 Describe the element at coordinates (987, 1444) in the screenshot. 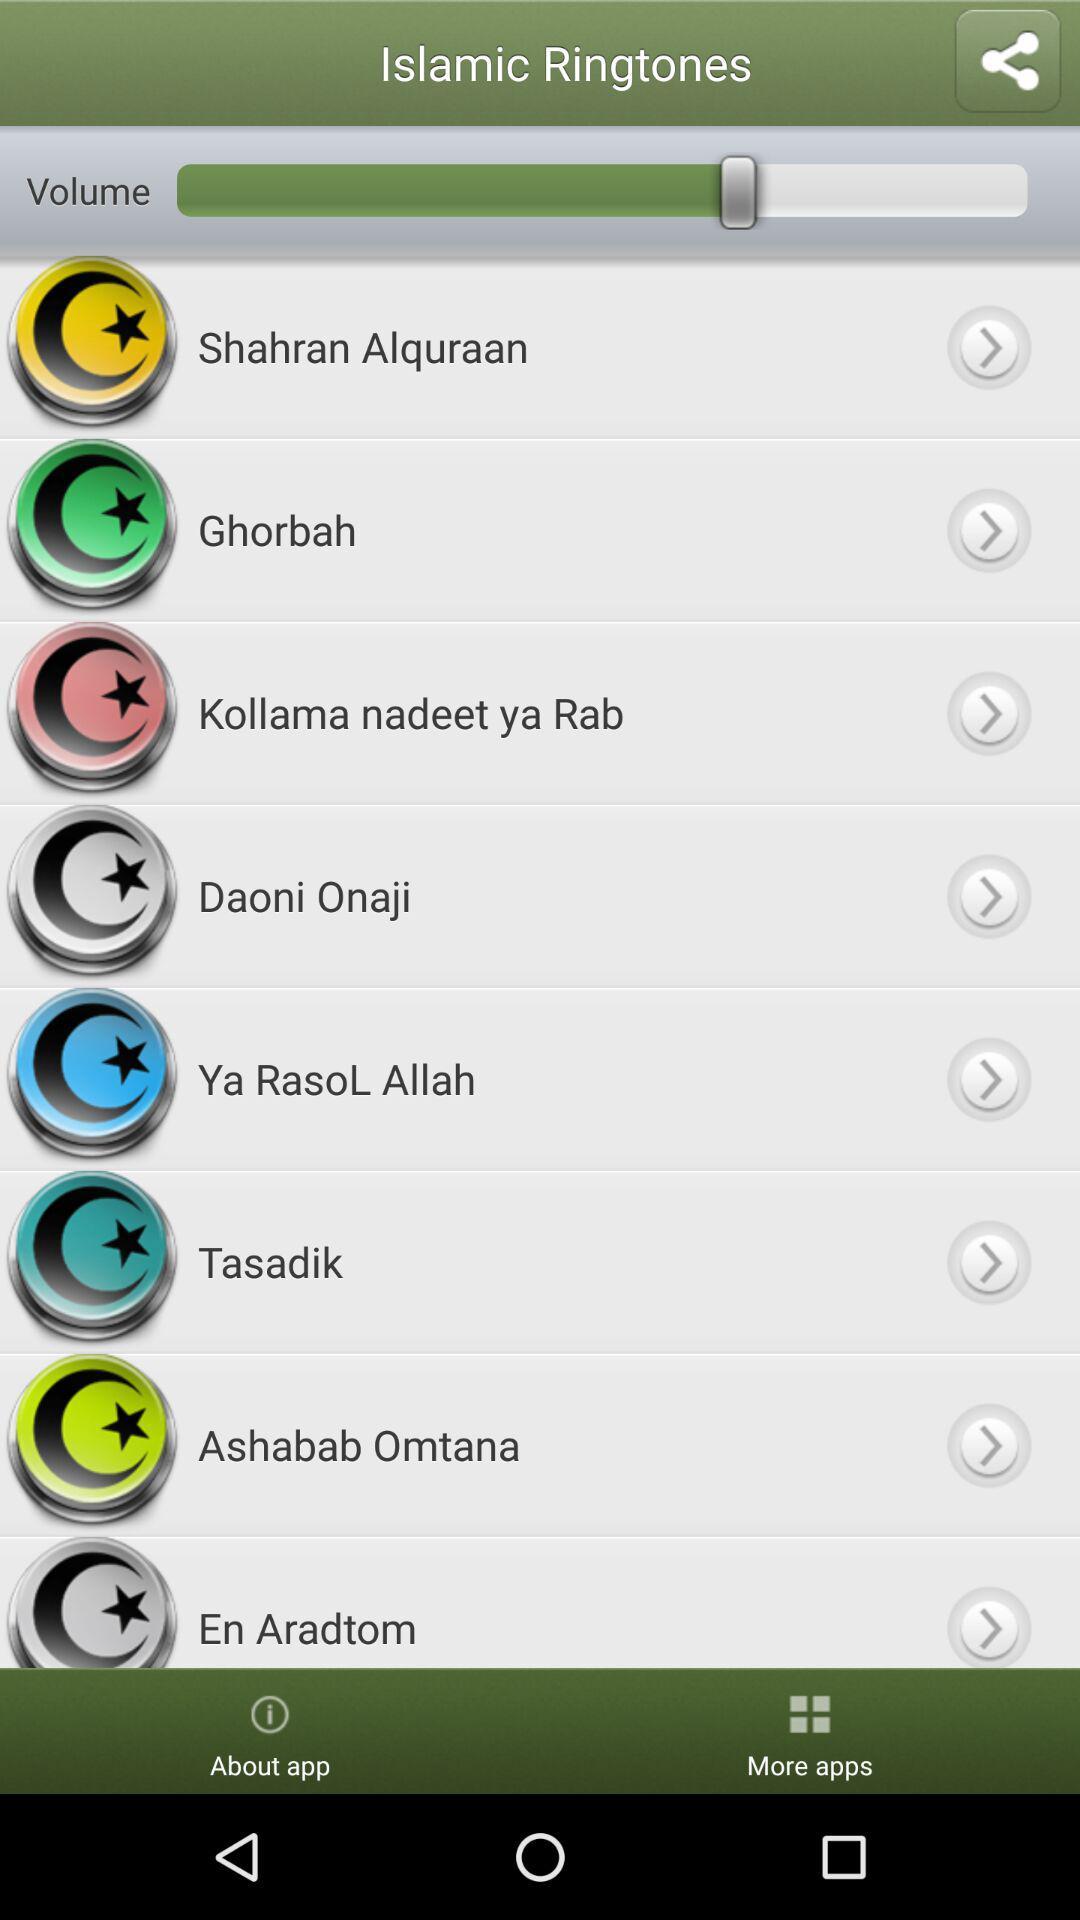

I see `click button` at that location.